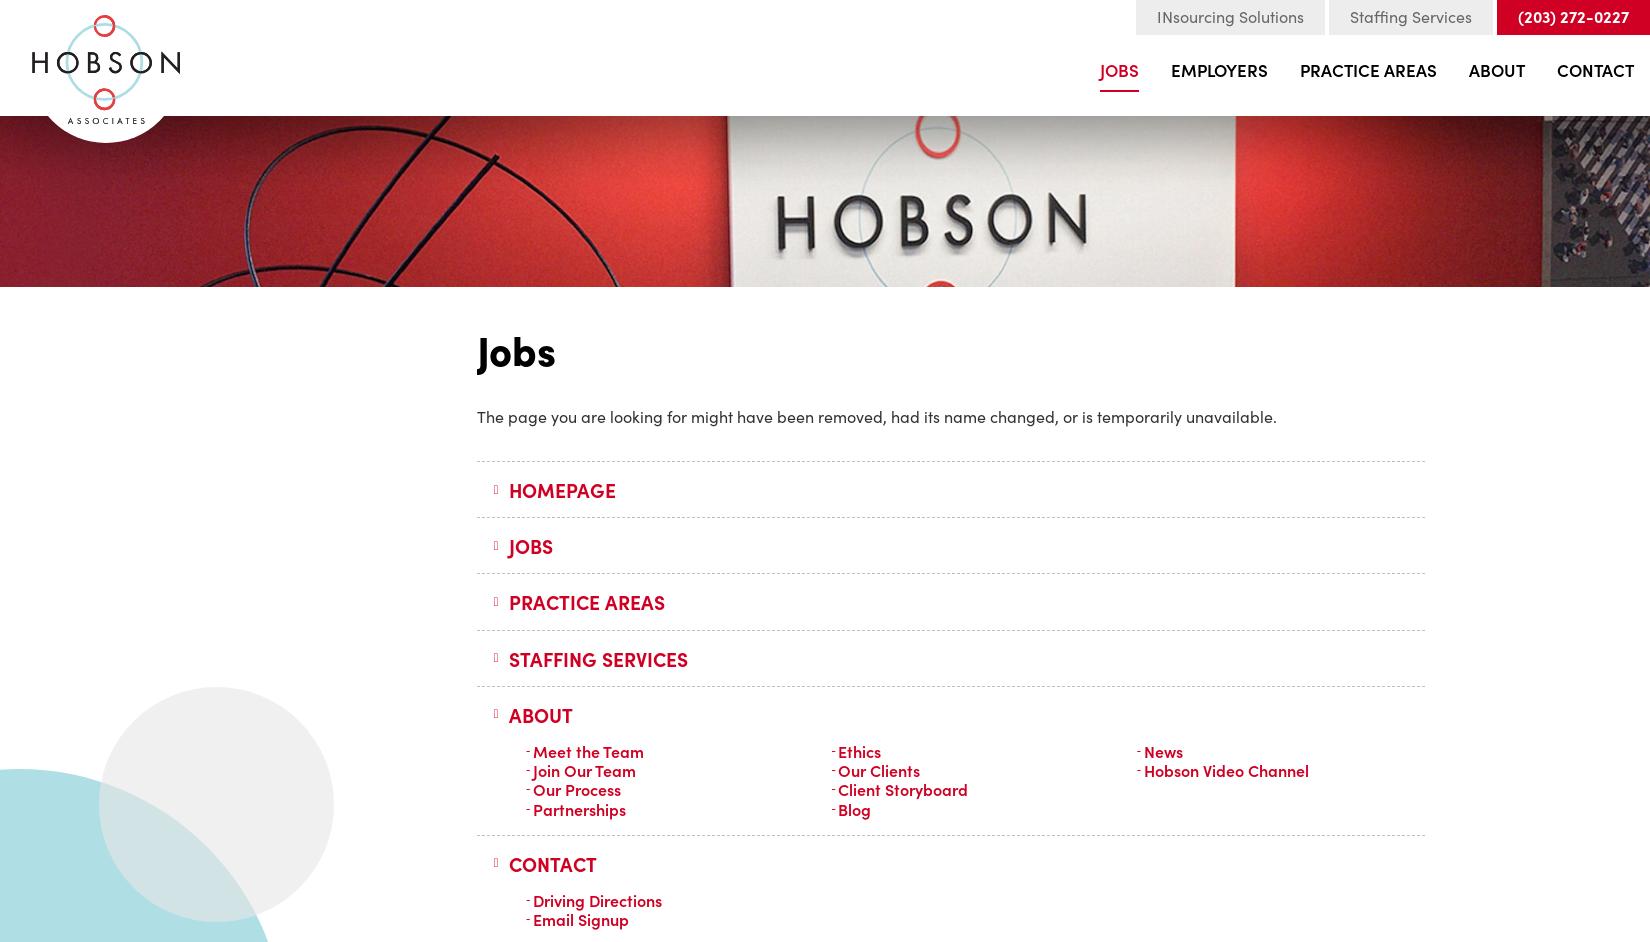  Describe the element at coordinates (1363, 394) in the screenshot. I see `'Healthcare Technology'` at that location.